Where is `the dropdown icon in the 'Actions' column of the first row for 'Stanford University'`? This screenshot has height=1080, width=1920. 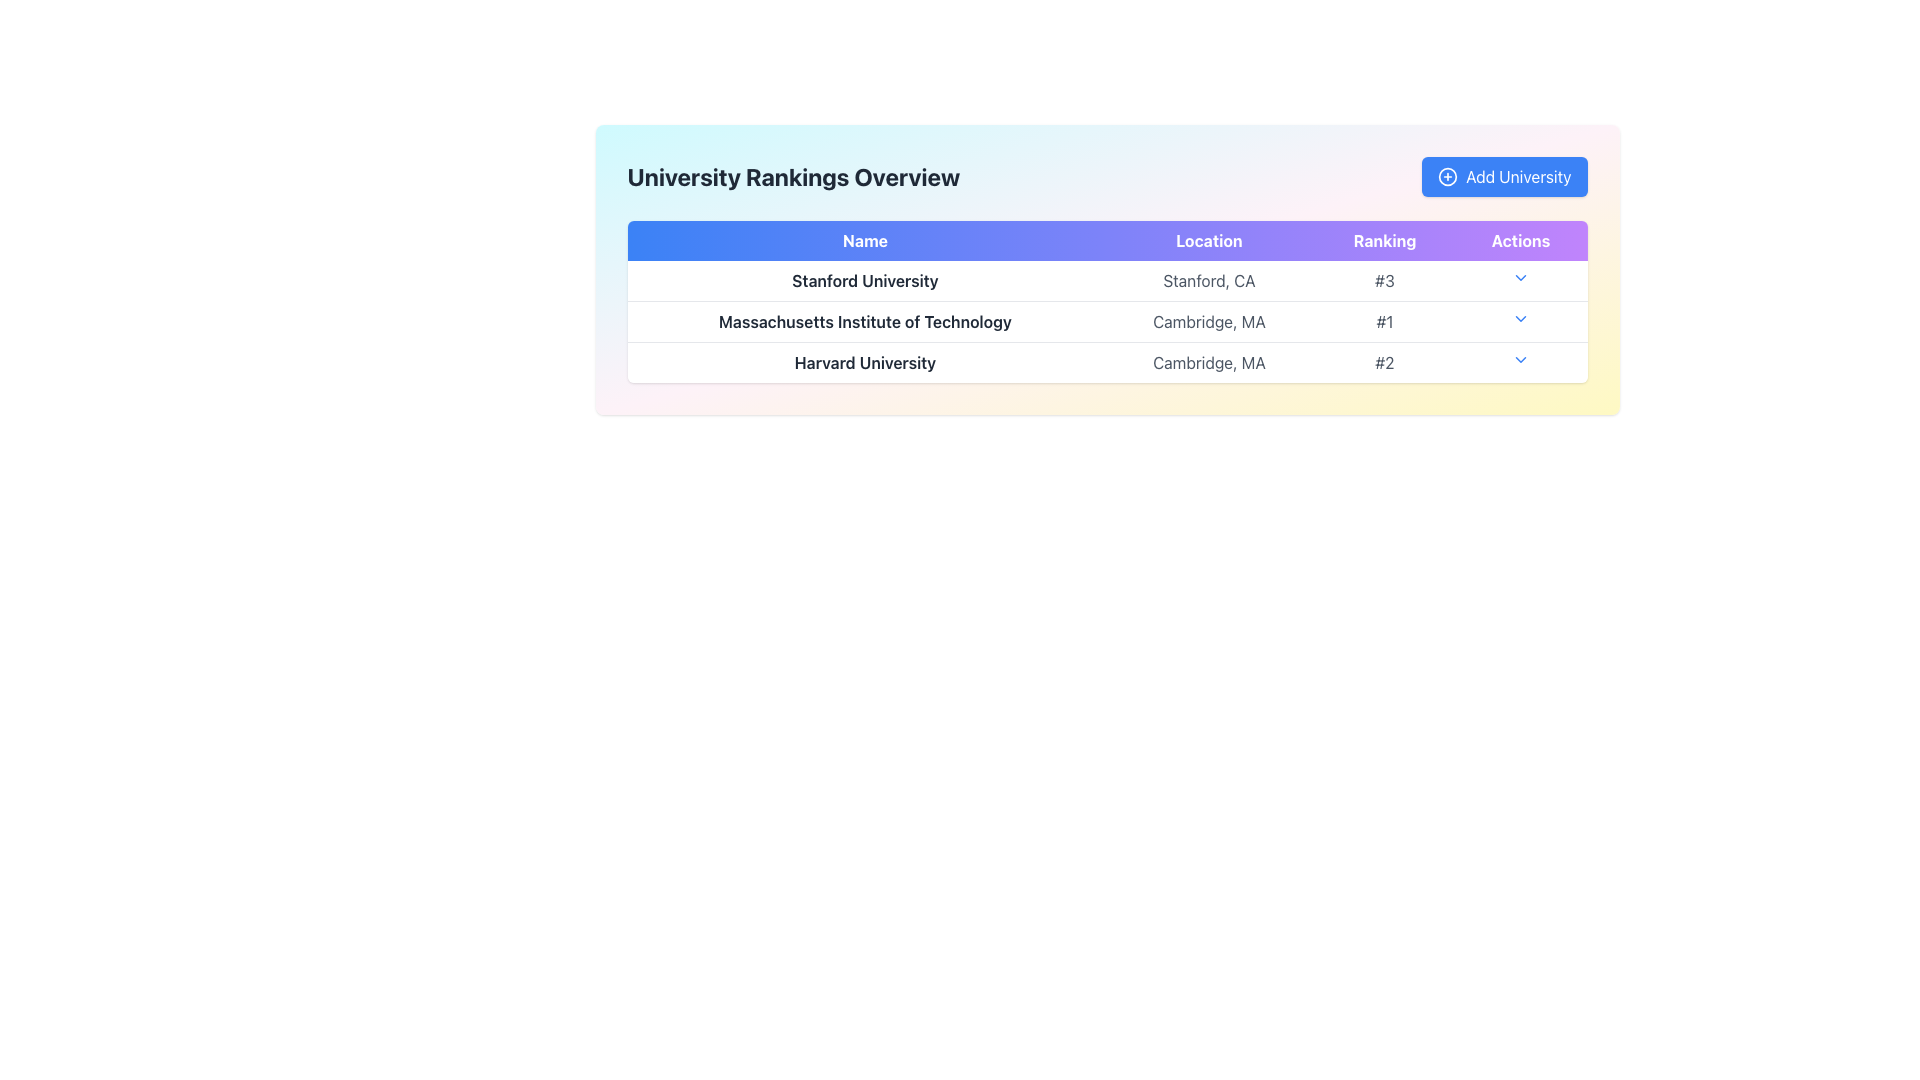
the dropdown icon in the 'Actions' column of the first row for 'Stanford University' is located at coordinates (1520, 277).